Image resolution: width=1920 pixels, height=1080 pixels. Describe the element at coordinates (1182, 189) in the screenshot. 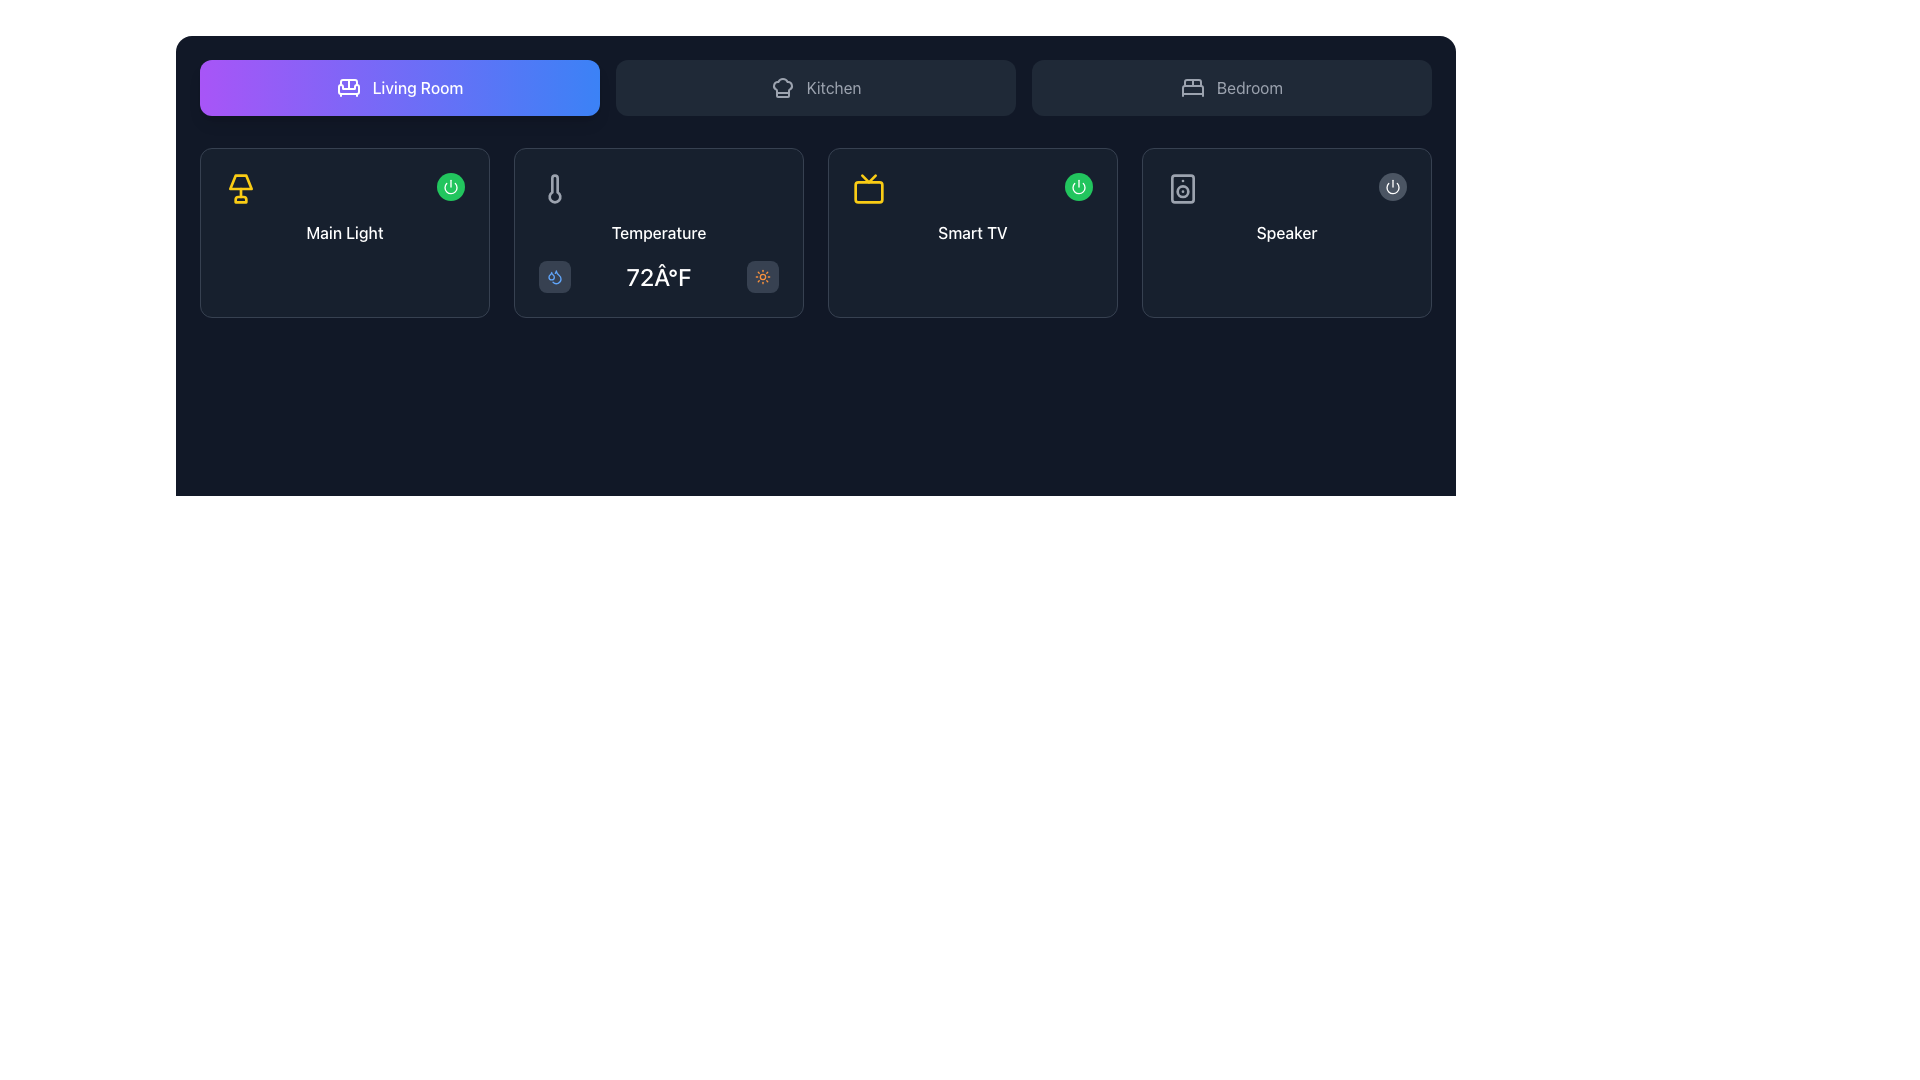

I see `the decorative element that is part of the speaker icon, located centrally within the icon on the right side of the interface` at that location.